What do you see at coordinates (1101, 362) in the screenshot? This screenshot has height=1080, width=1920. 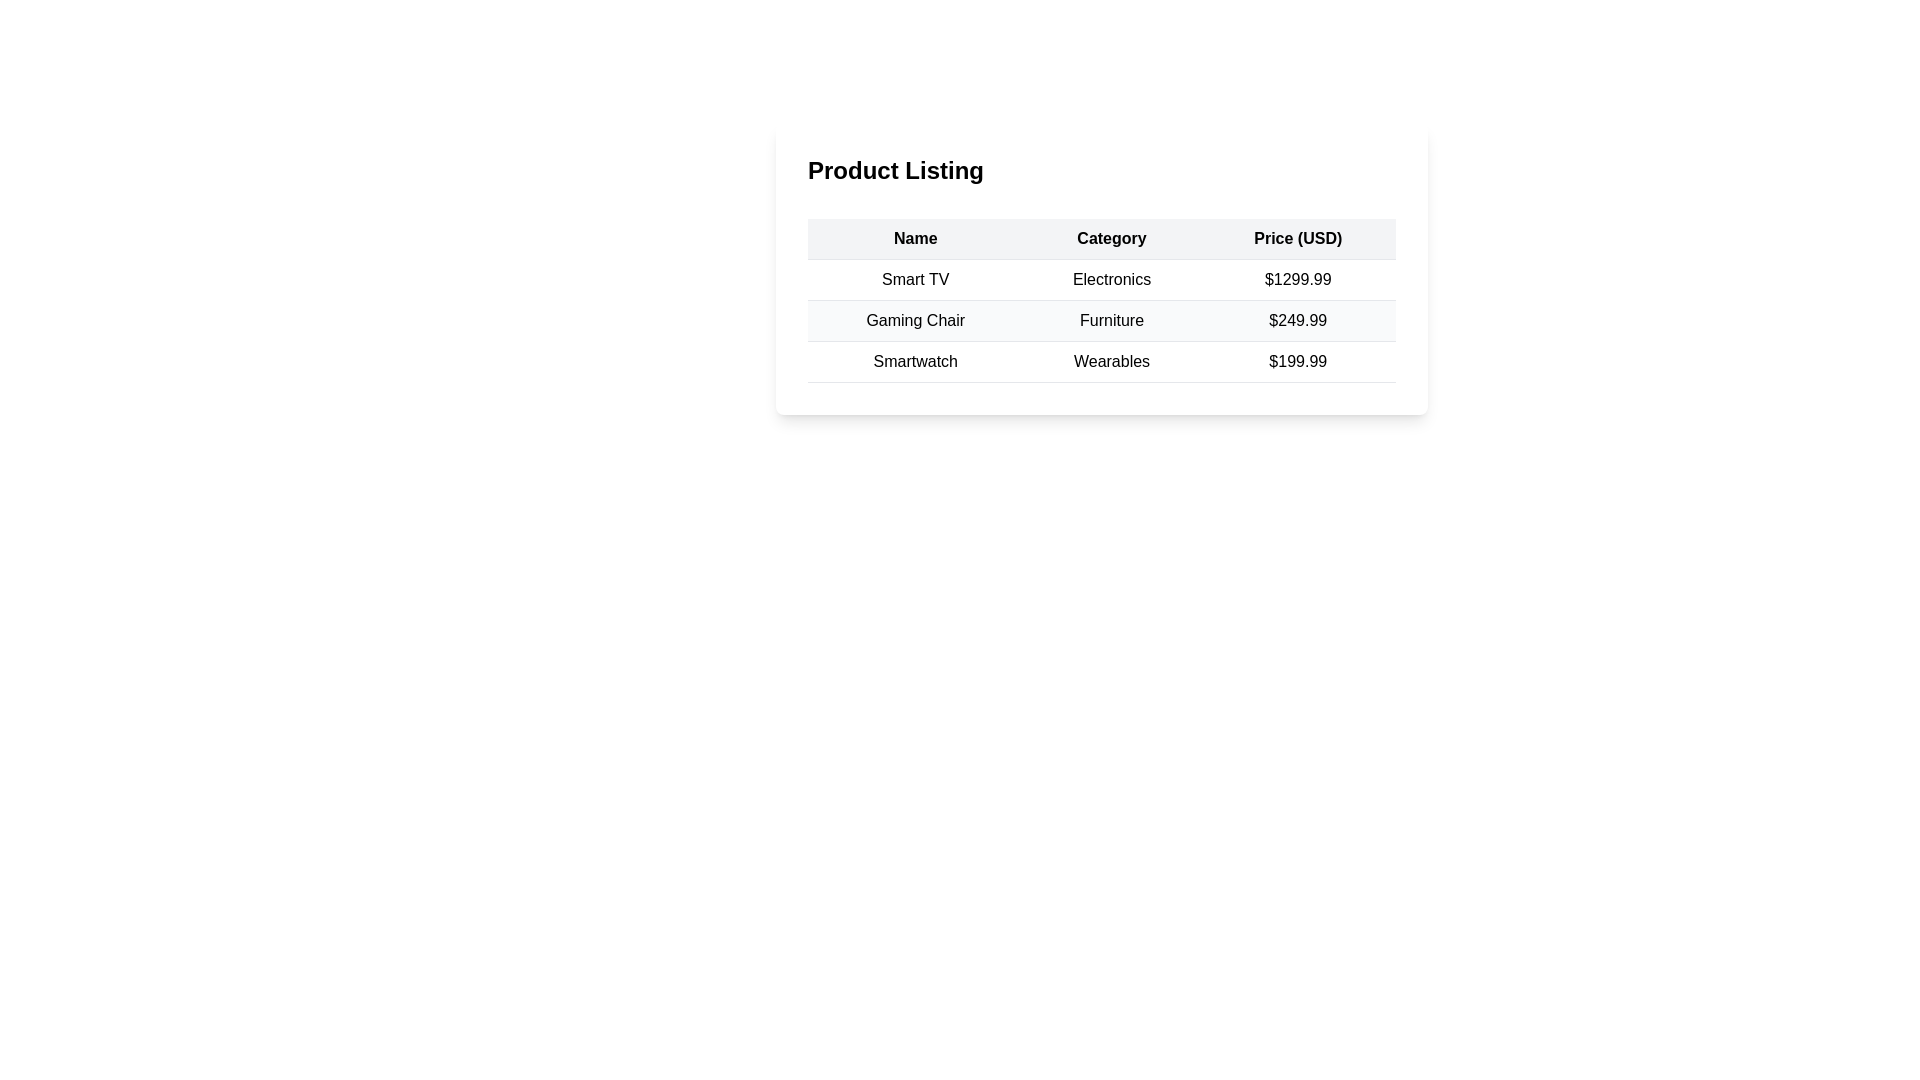 I see `details of the 'Smartwatch' product displayed in the third row of the table, which is priced at '$199.99'` at bounding box center [1101, 362].